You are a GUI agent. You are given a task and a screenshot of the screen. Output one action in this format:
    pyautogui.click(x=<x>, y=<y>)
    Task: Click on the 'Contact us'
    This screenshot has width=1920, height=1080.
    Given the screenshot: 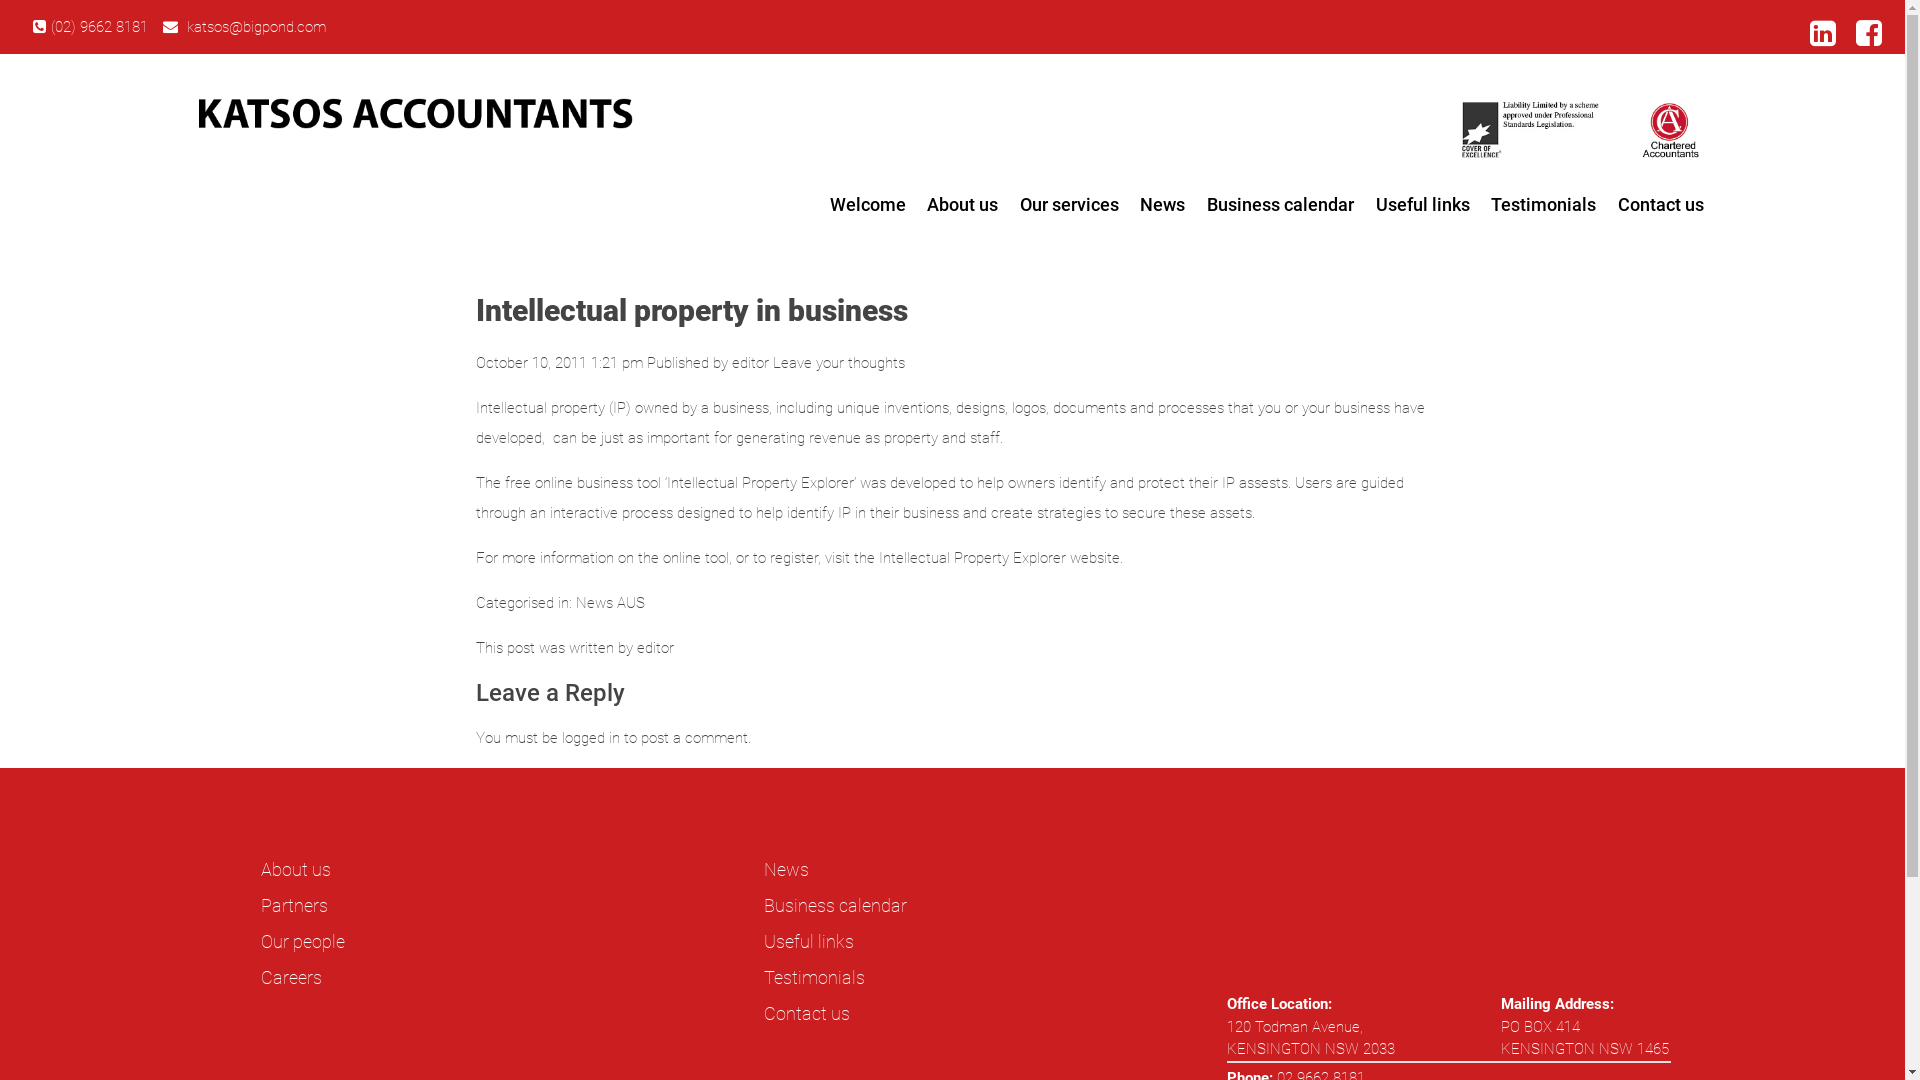 What is the action you would take?
    pyautogui.click(x=1607, y=204)
    